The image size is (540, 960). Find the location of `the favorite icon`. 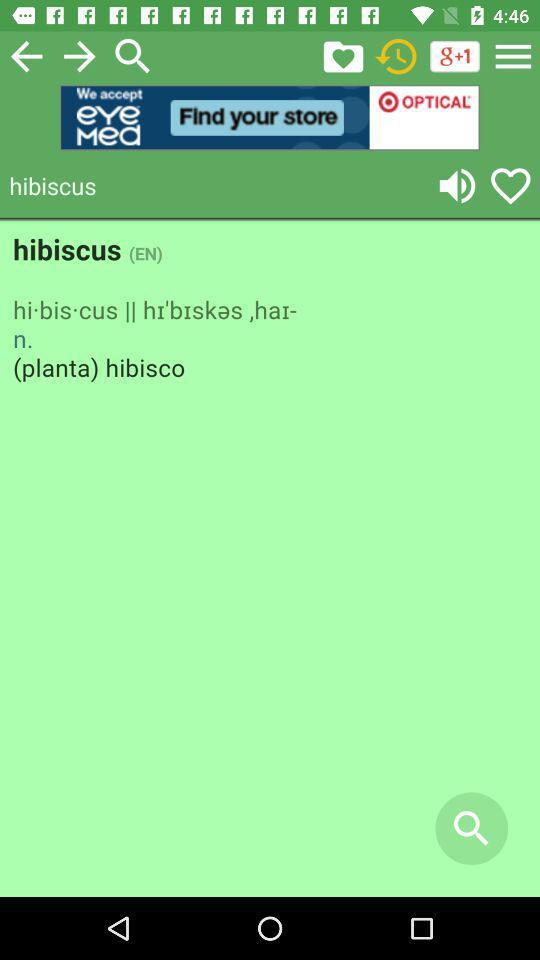

the favorite icon is located at coordinates (510, 185).